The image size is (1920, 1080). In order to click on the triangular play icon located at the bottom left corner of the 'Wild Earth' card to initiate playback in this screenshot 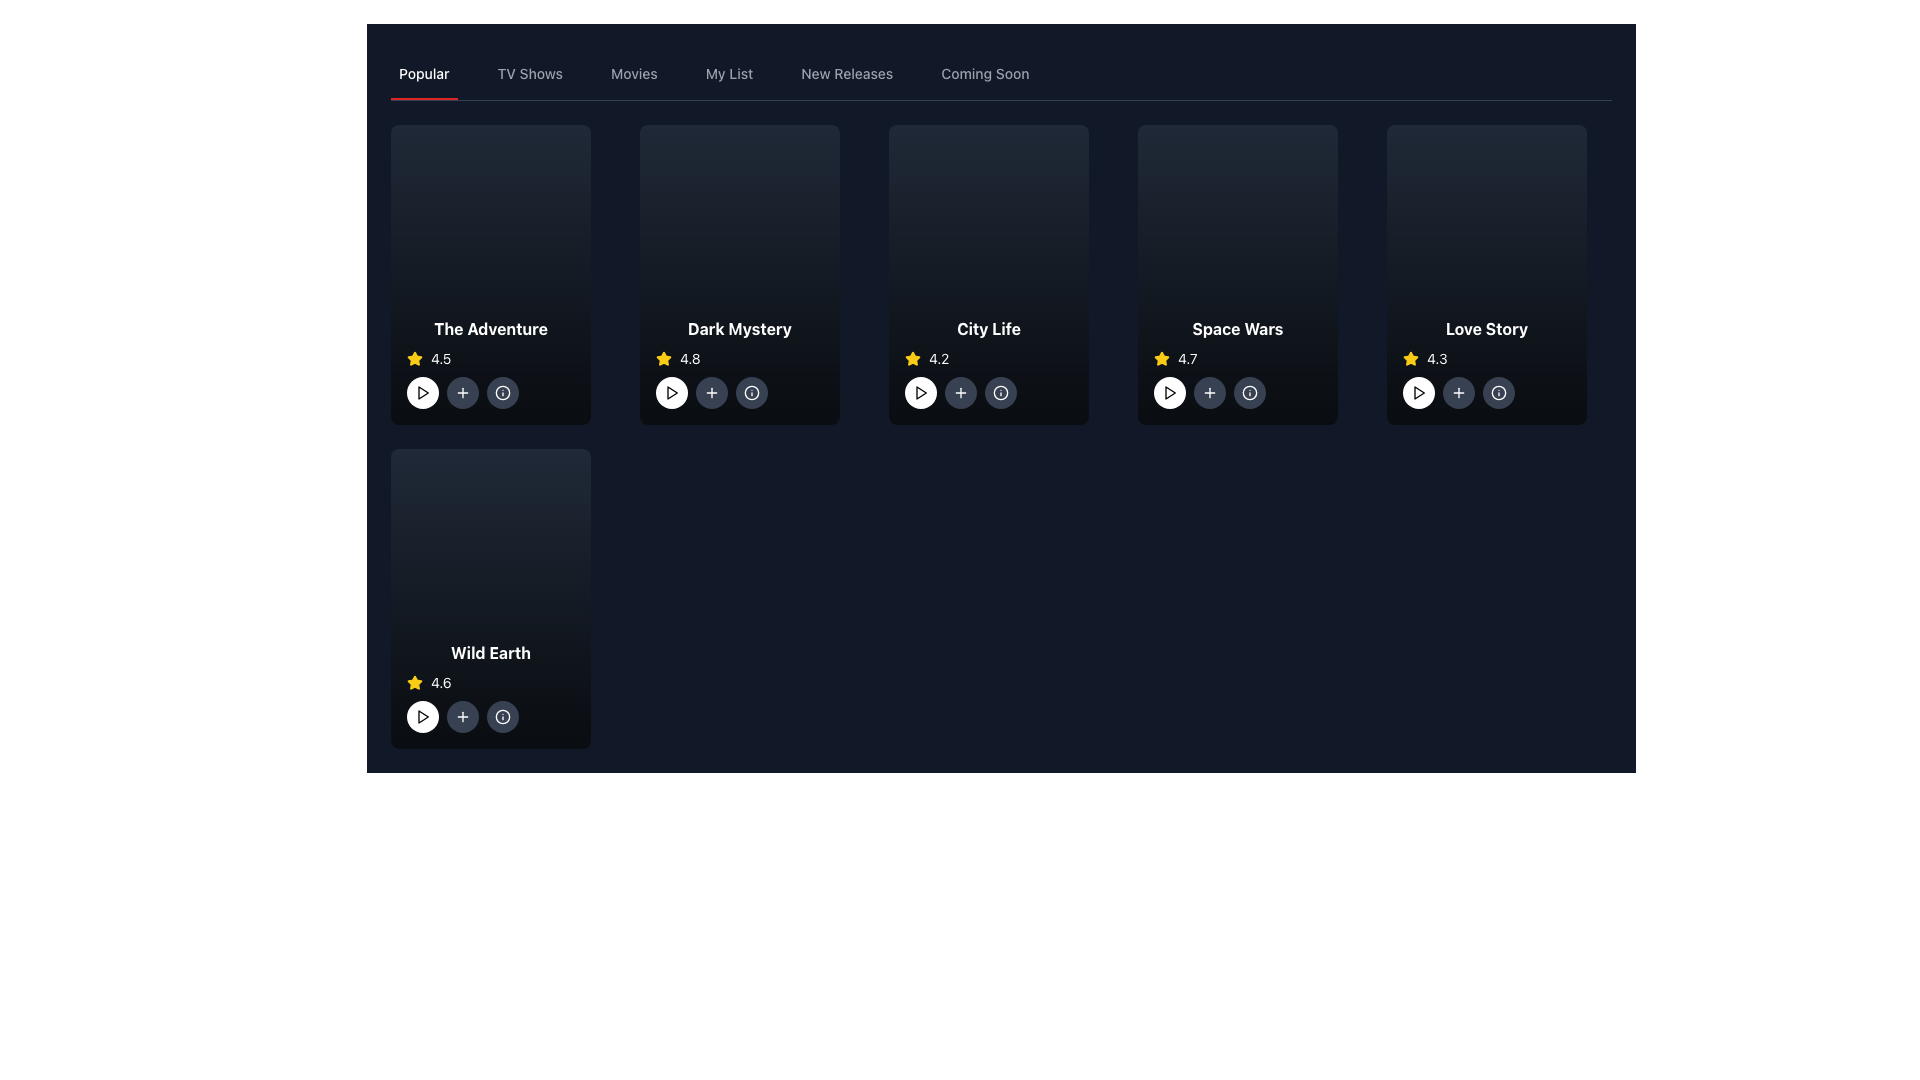, I will do `click(422, 716)`.